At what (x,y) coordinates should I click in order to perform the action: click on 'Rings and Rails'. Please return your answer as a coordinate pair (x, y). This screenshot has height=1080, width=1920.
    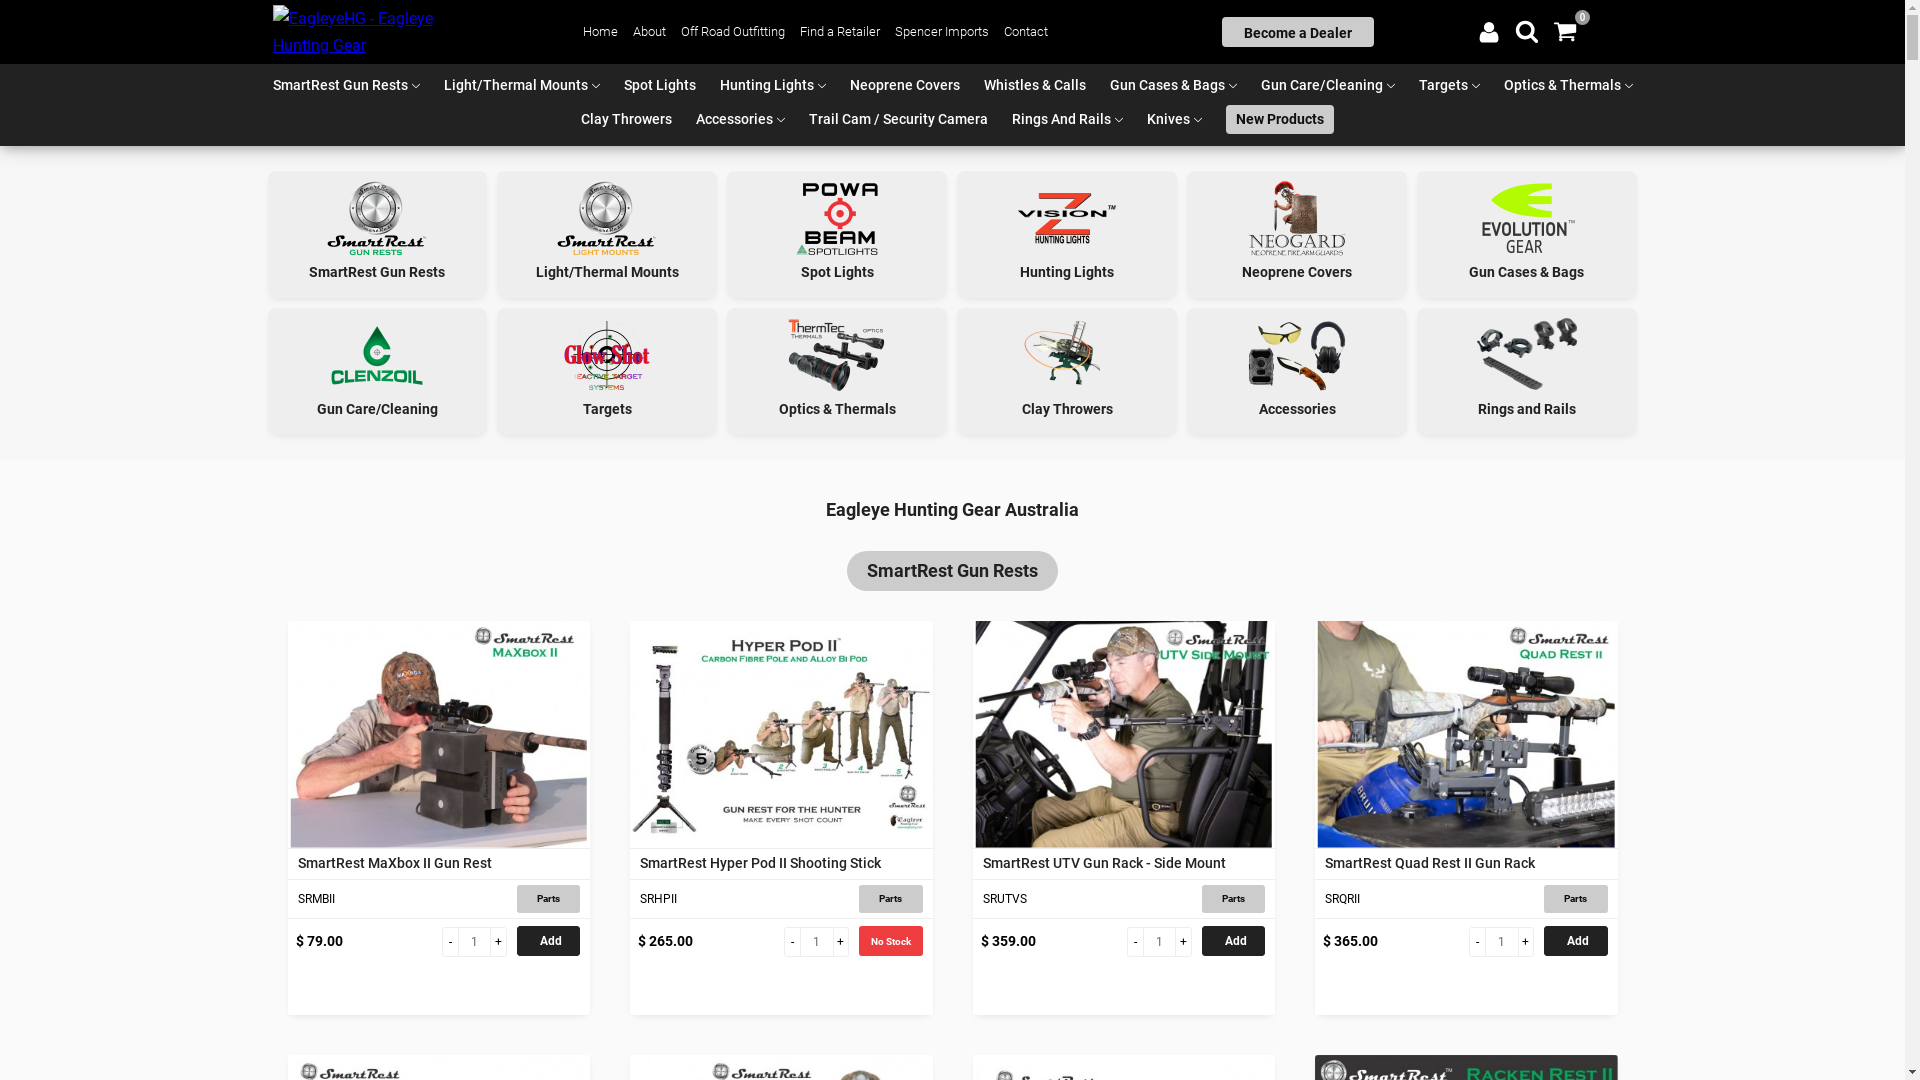
    Looking at the image, I should click on (1525, 371).